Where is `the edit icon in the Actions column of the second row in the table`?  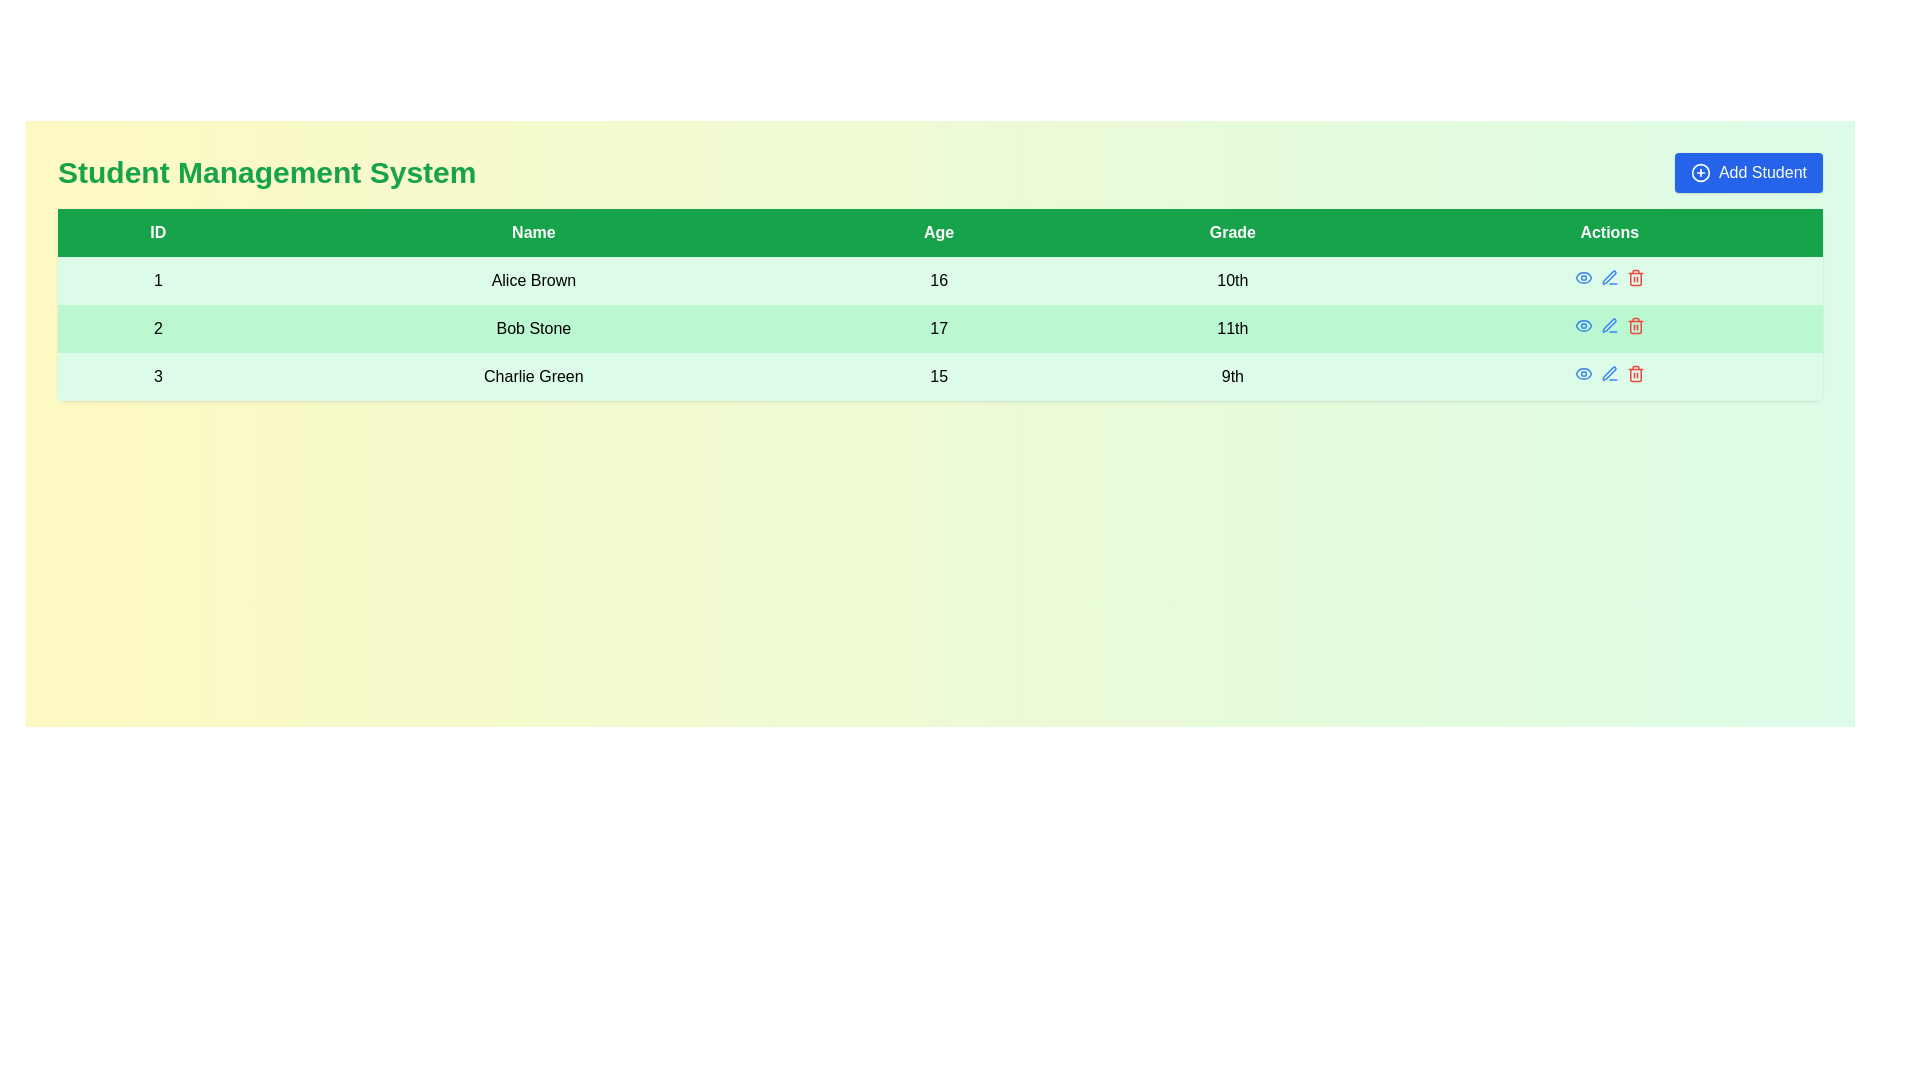 the edit icon in the Actions column of the second row in the table is located at coordinates (1609, 277).